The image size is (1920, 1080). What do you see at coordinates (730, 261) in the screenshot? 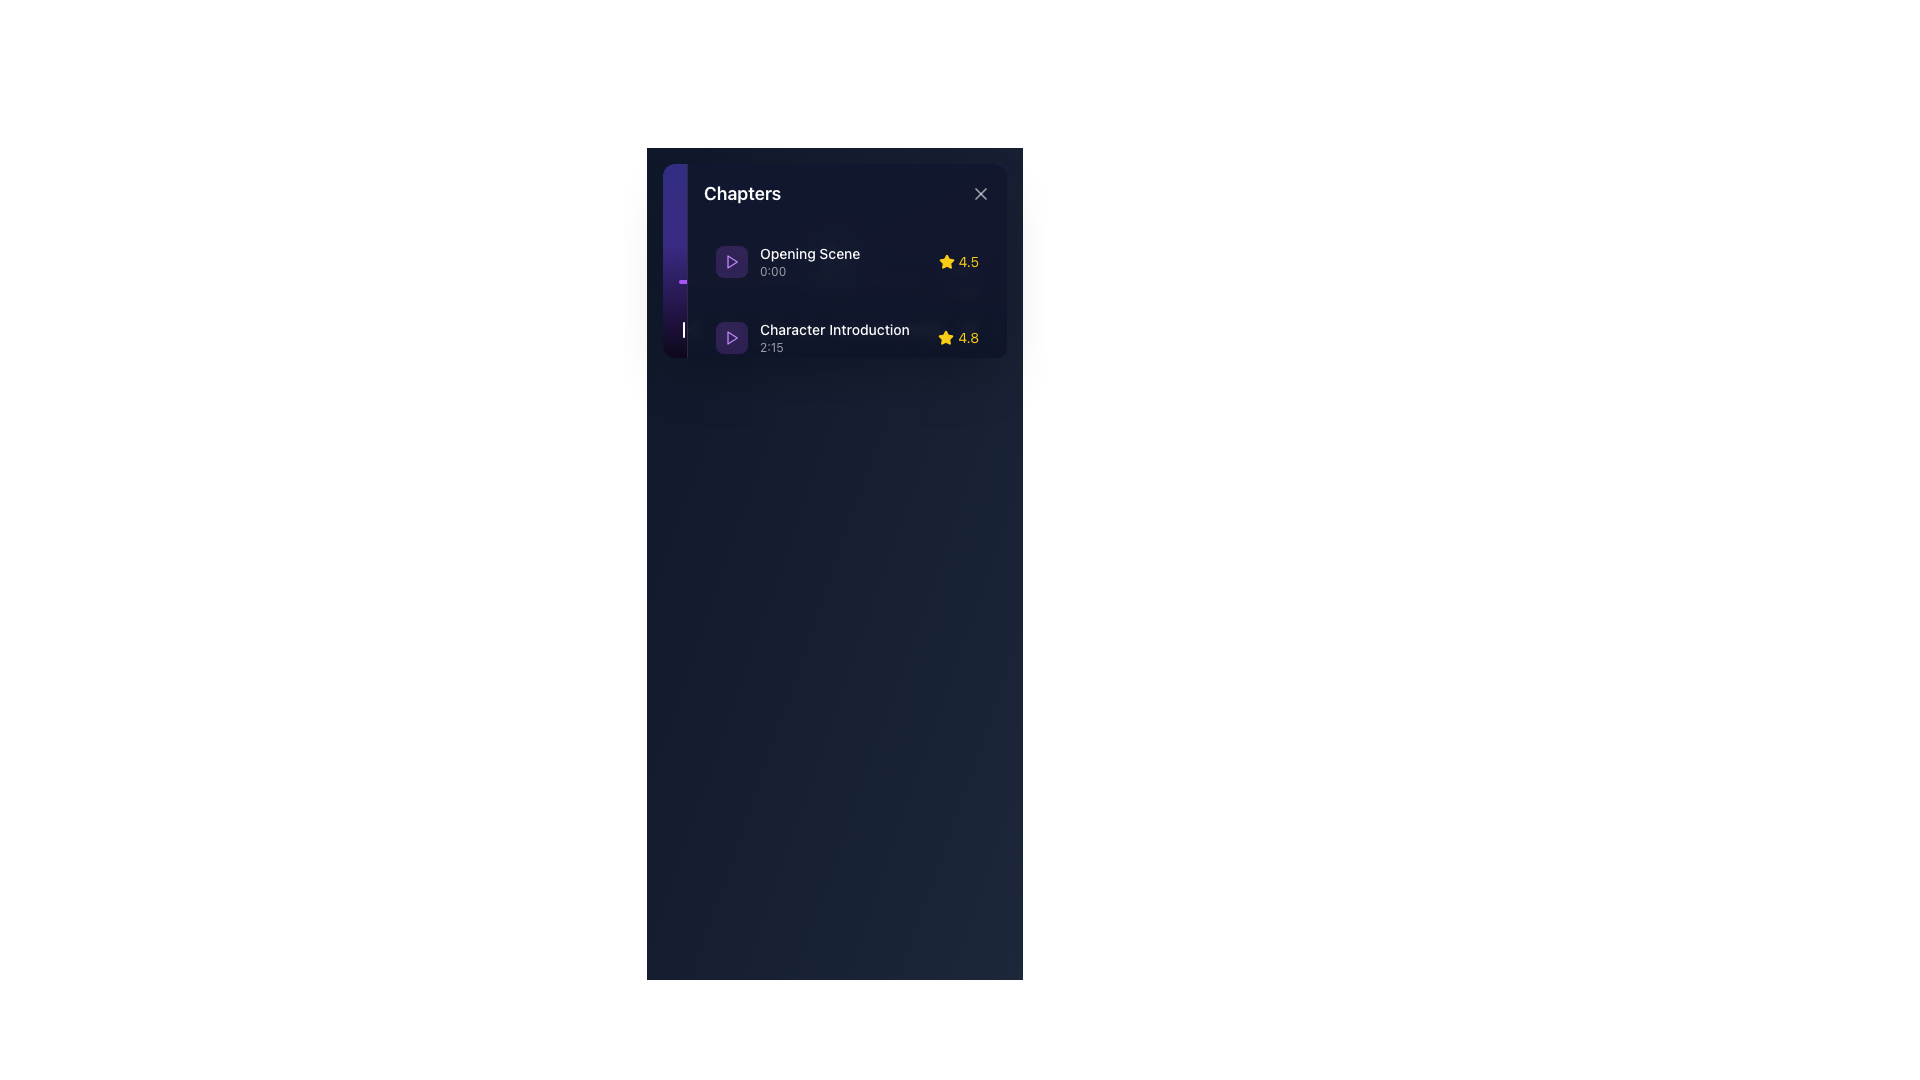
I see `the triangular-shaped play icon with a purple outline, located in the top-left portion of the card for the 'Opening Scene' chapter` at bounding box center [730, 261].